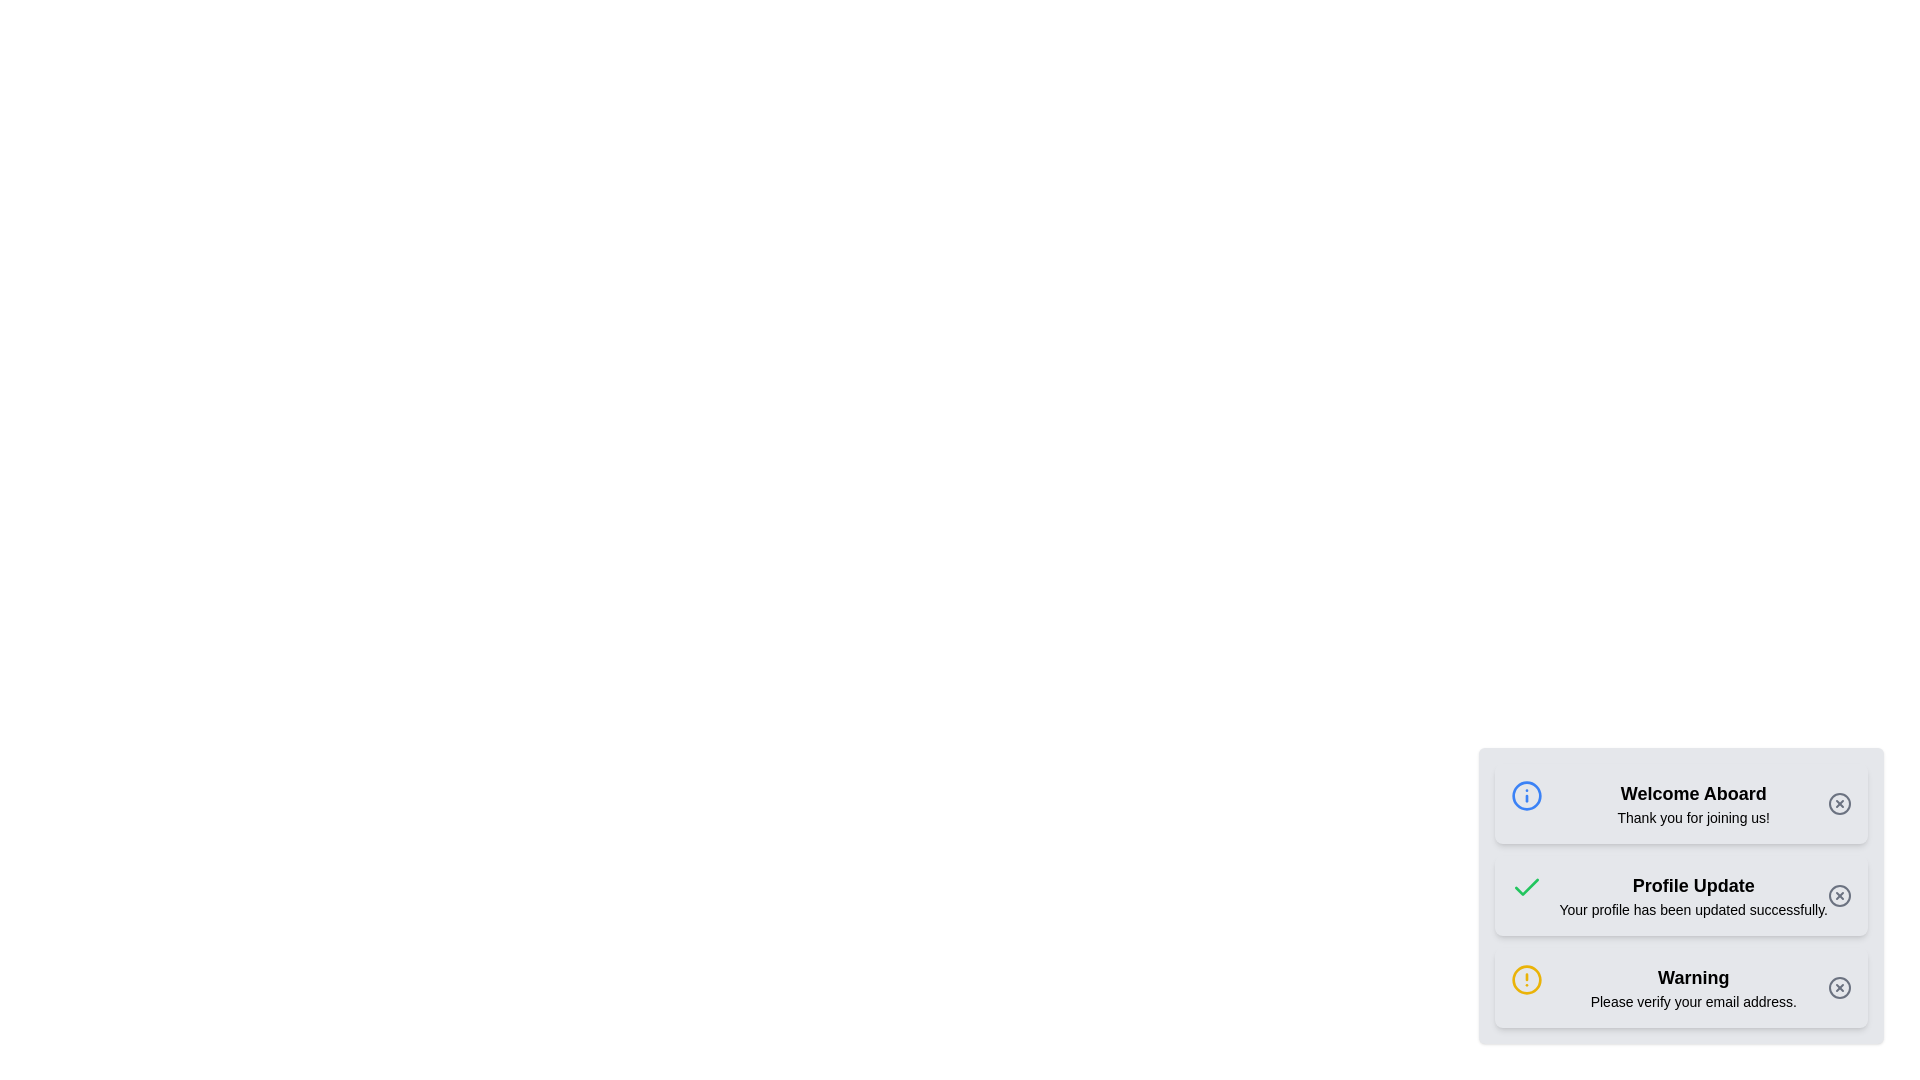  Describe the element at coordinates (1839, 802) in the screenshot. I see `the dismiss button located in the top-right corner of the notification card that contains the message 'Welcome Aboard' and 'Thank you for joining us!' for accessibility purposes` at that location.